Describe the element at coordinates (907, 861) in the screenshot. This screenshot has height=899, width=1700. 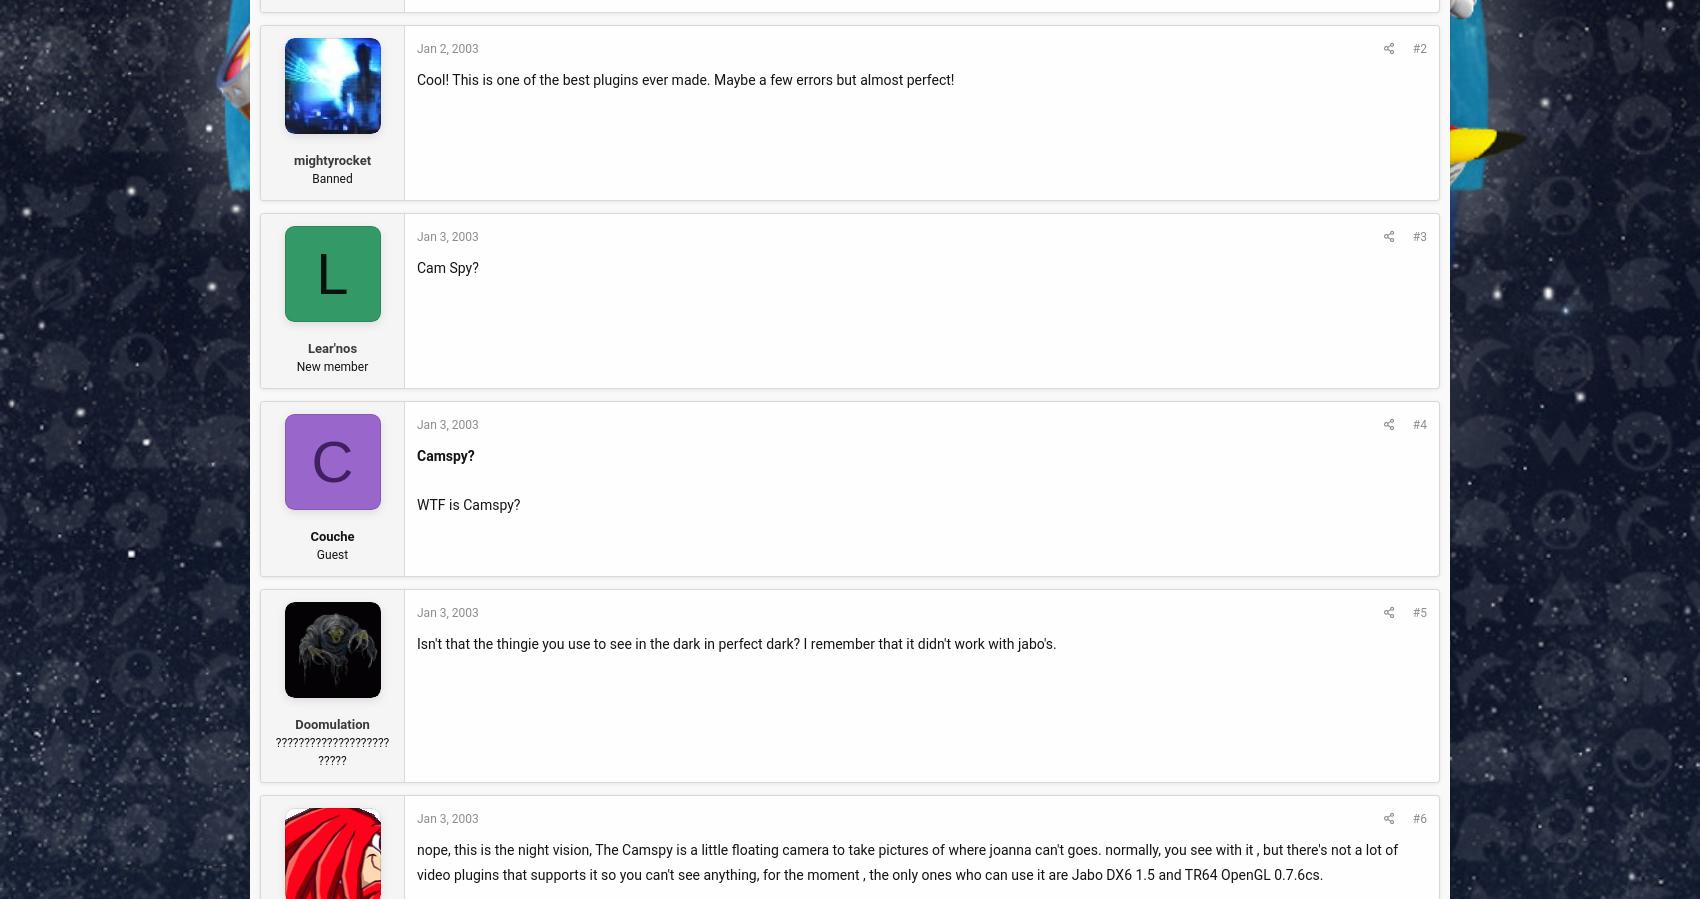
I see `'nope, this is the night vision, The Camspy is a little floating camera to take pictures of where joanna can't goes. normally, you see with it , but there's not a  lot of video plugins that supports it so you can't see anything, for the moment , the only ones who can use it are Jabo DX6 1.5 and TR64 OpenGL 0.7.6cs.'` at that location.